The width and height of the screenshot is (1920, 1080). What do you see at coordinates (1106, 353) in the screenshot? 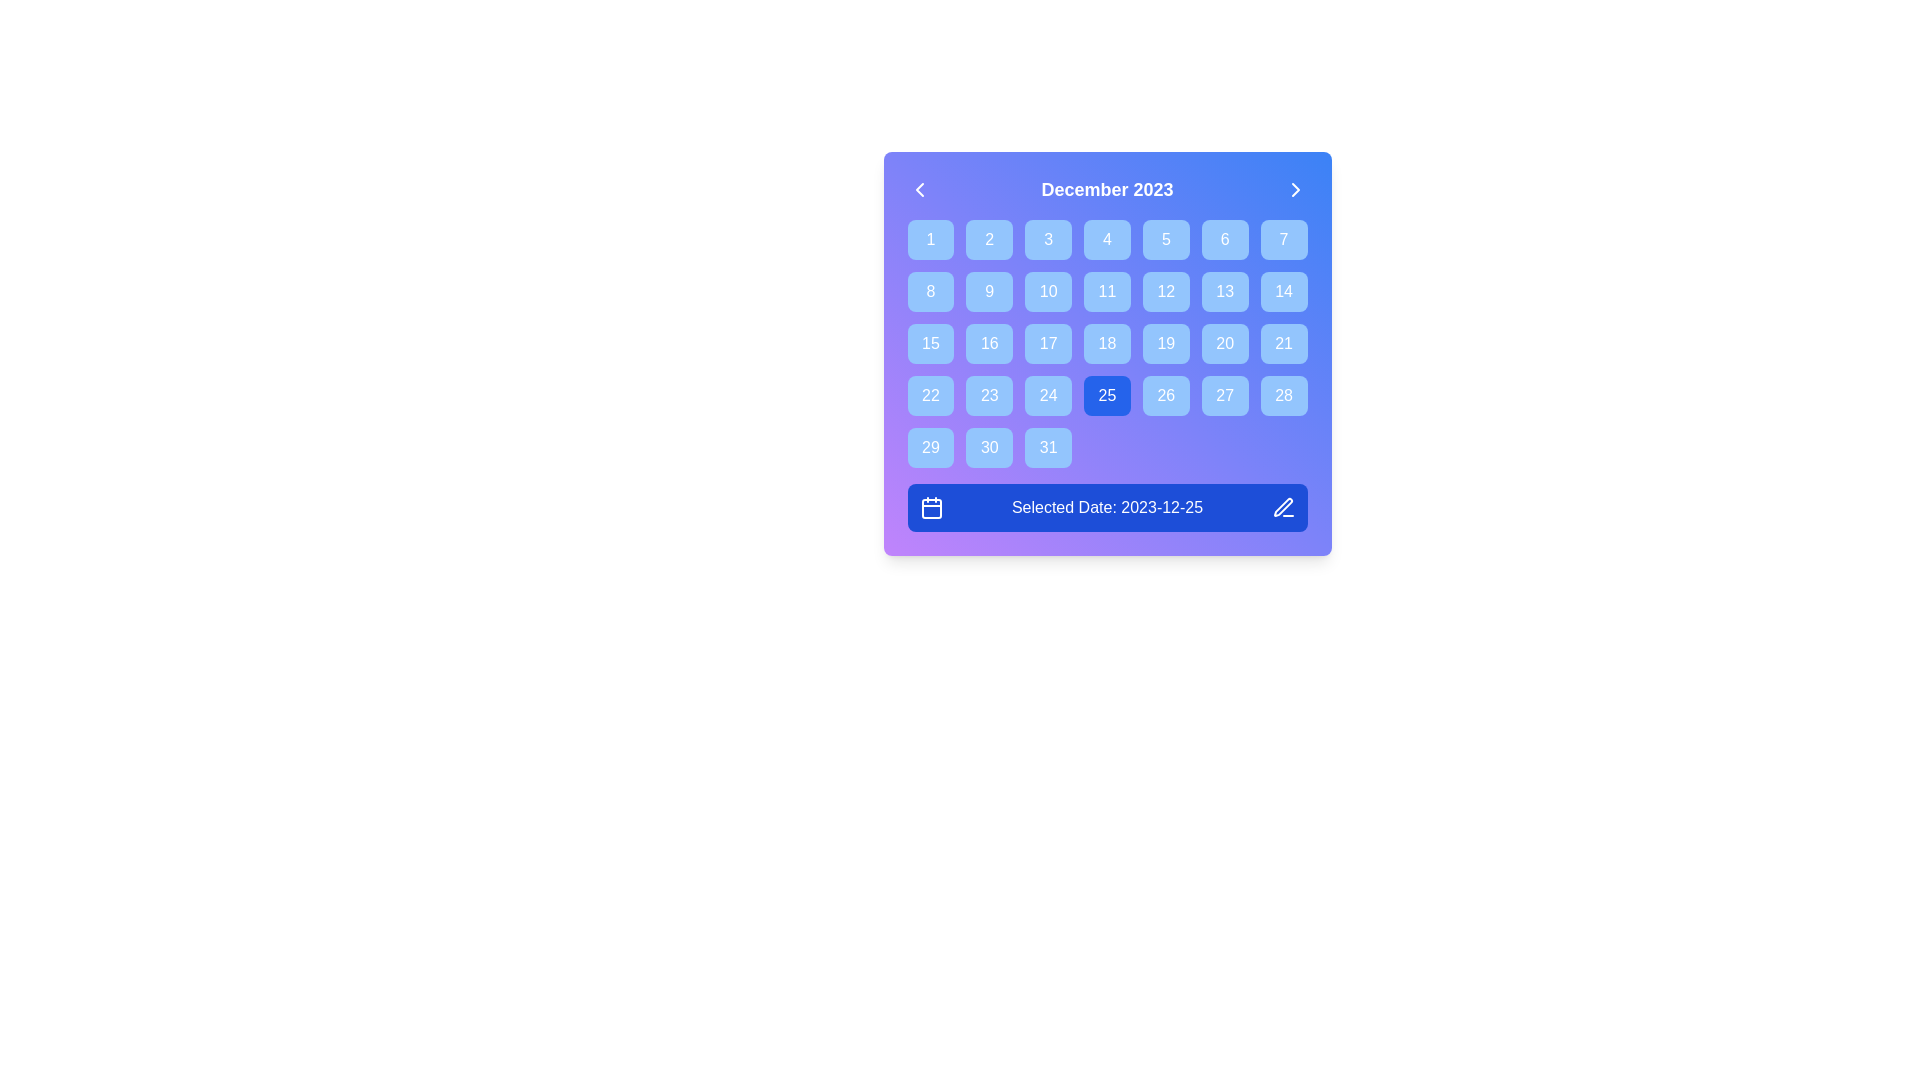
I see `the highlighted date '25' cell in the calendar grid` at bounding box center [1106, 353].